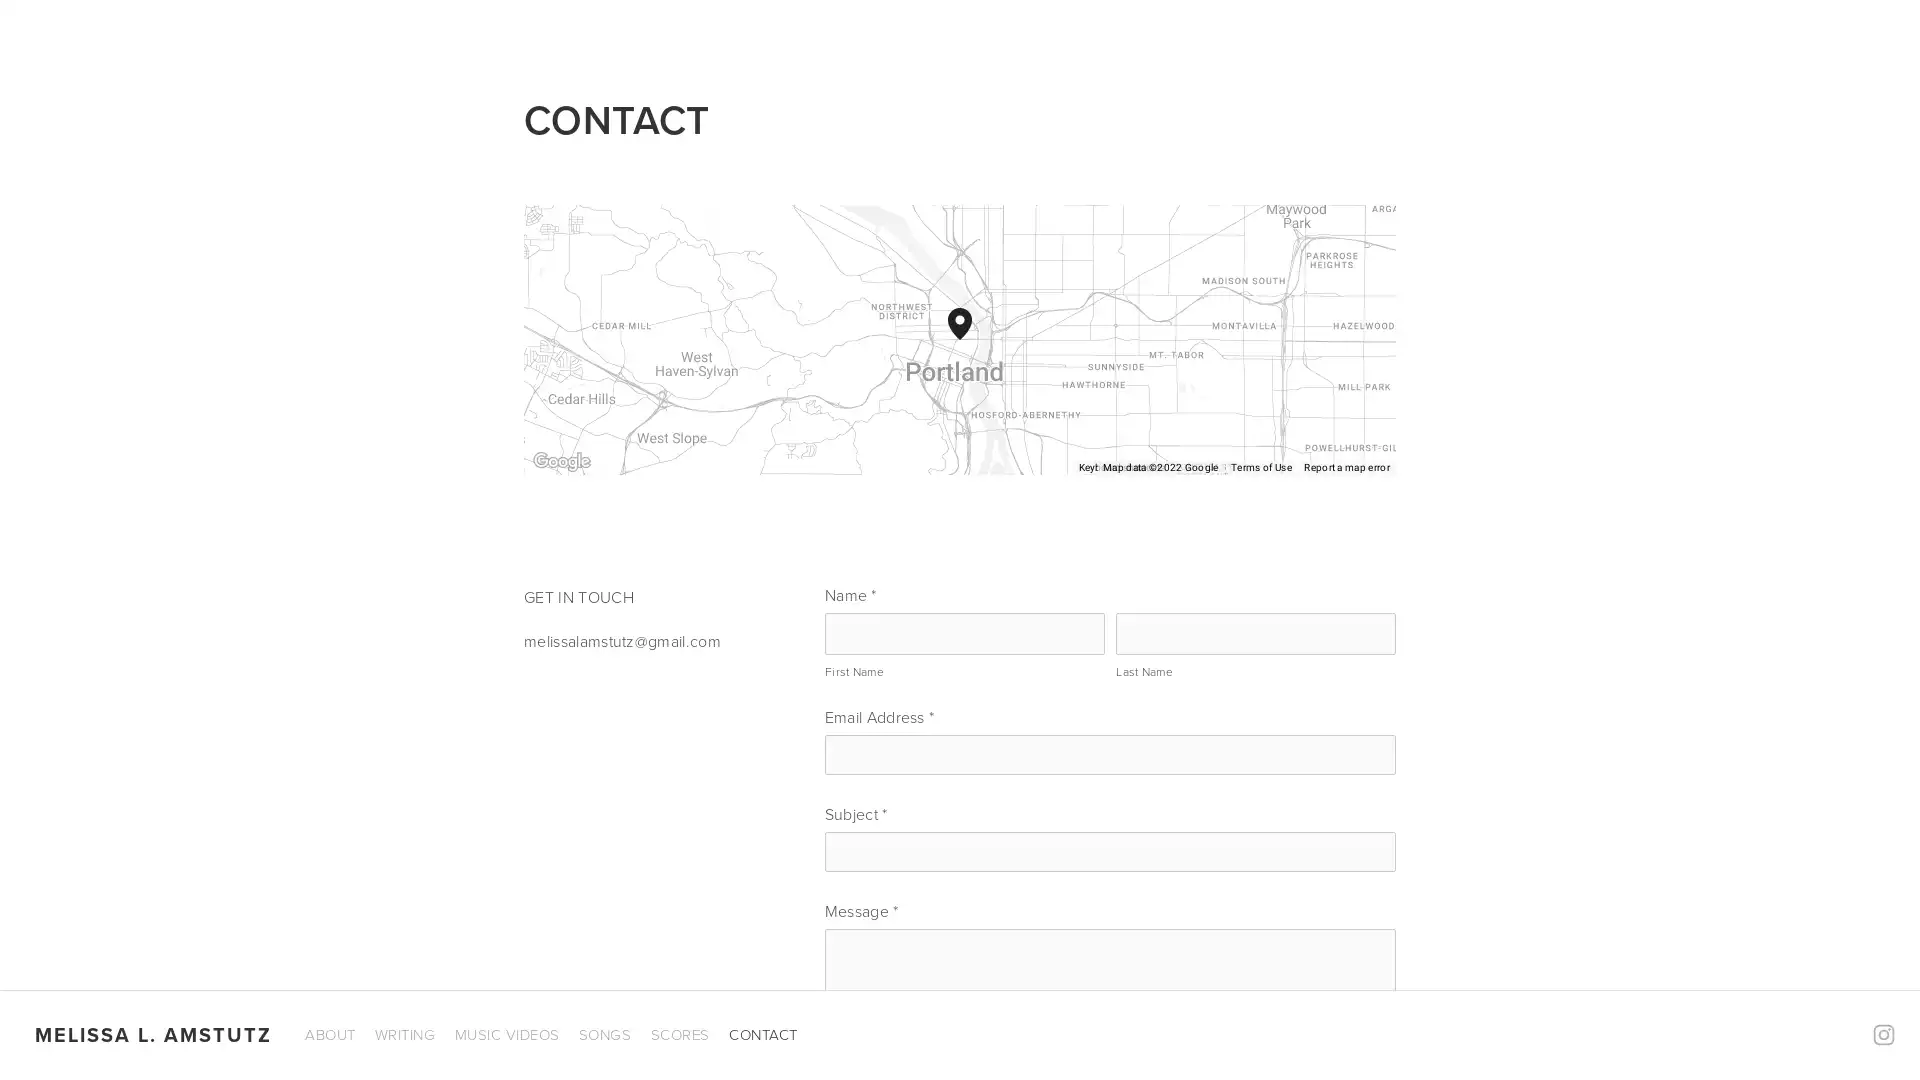 The width and height of the screenshot is (1920, 1080). Describe the element at coordinates (1046, 467) in the screenshot. I see `Keyboard shortcuts` at that location.